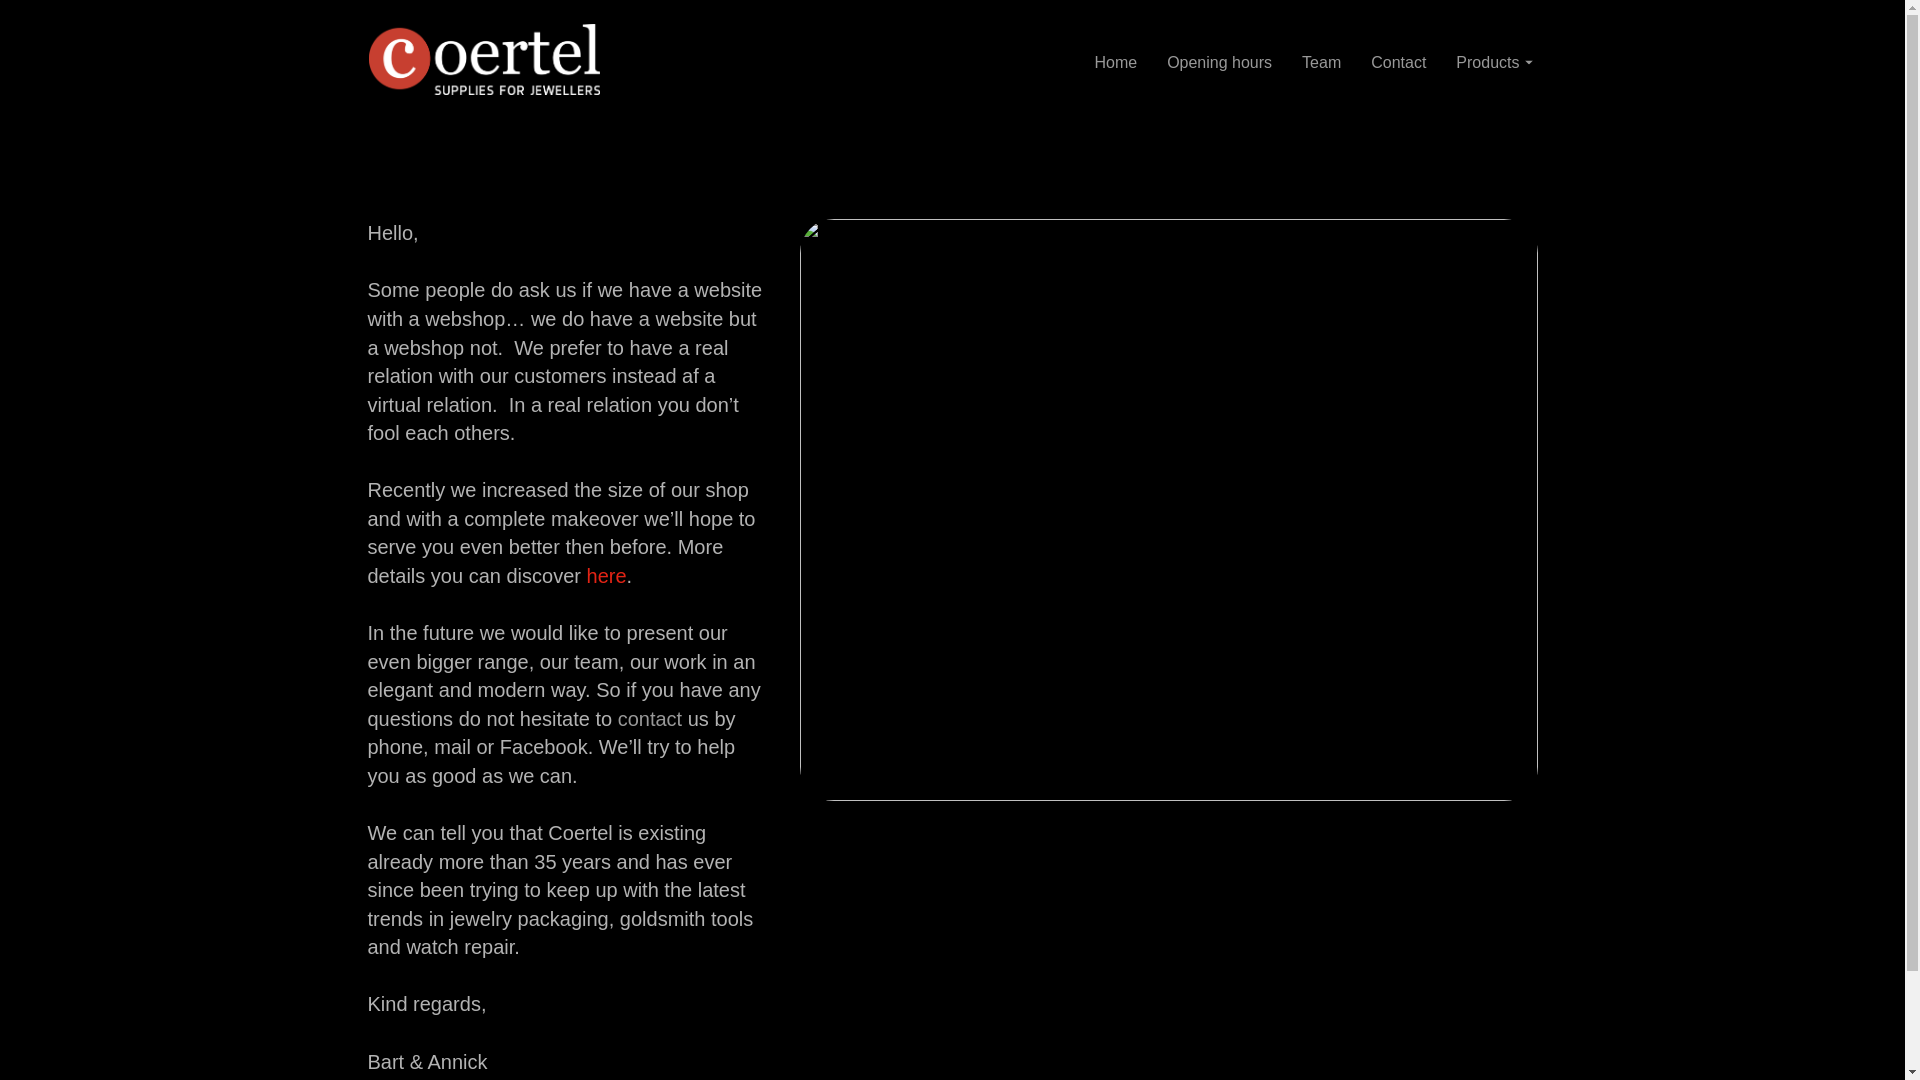 Image resolution: width=1920 pixels, height=1080 pixels. I want to click on 'Team', so click(1321, 60).